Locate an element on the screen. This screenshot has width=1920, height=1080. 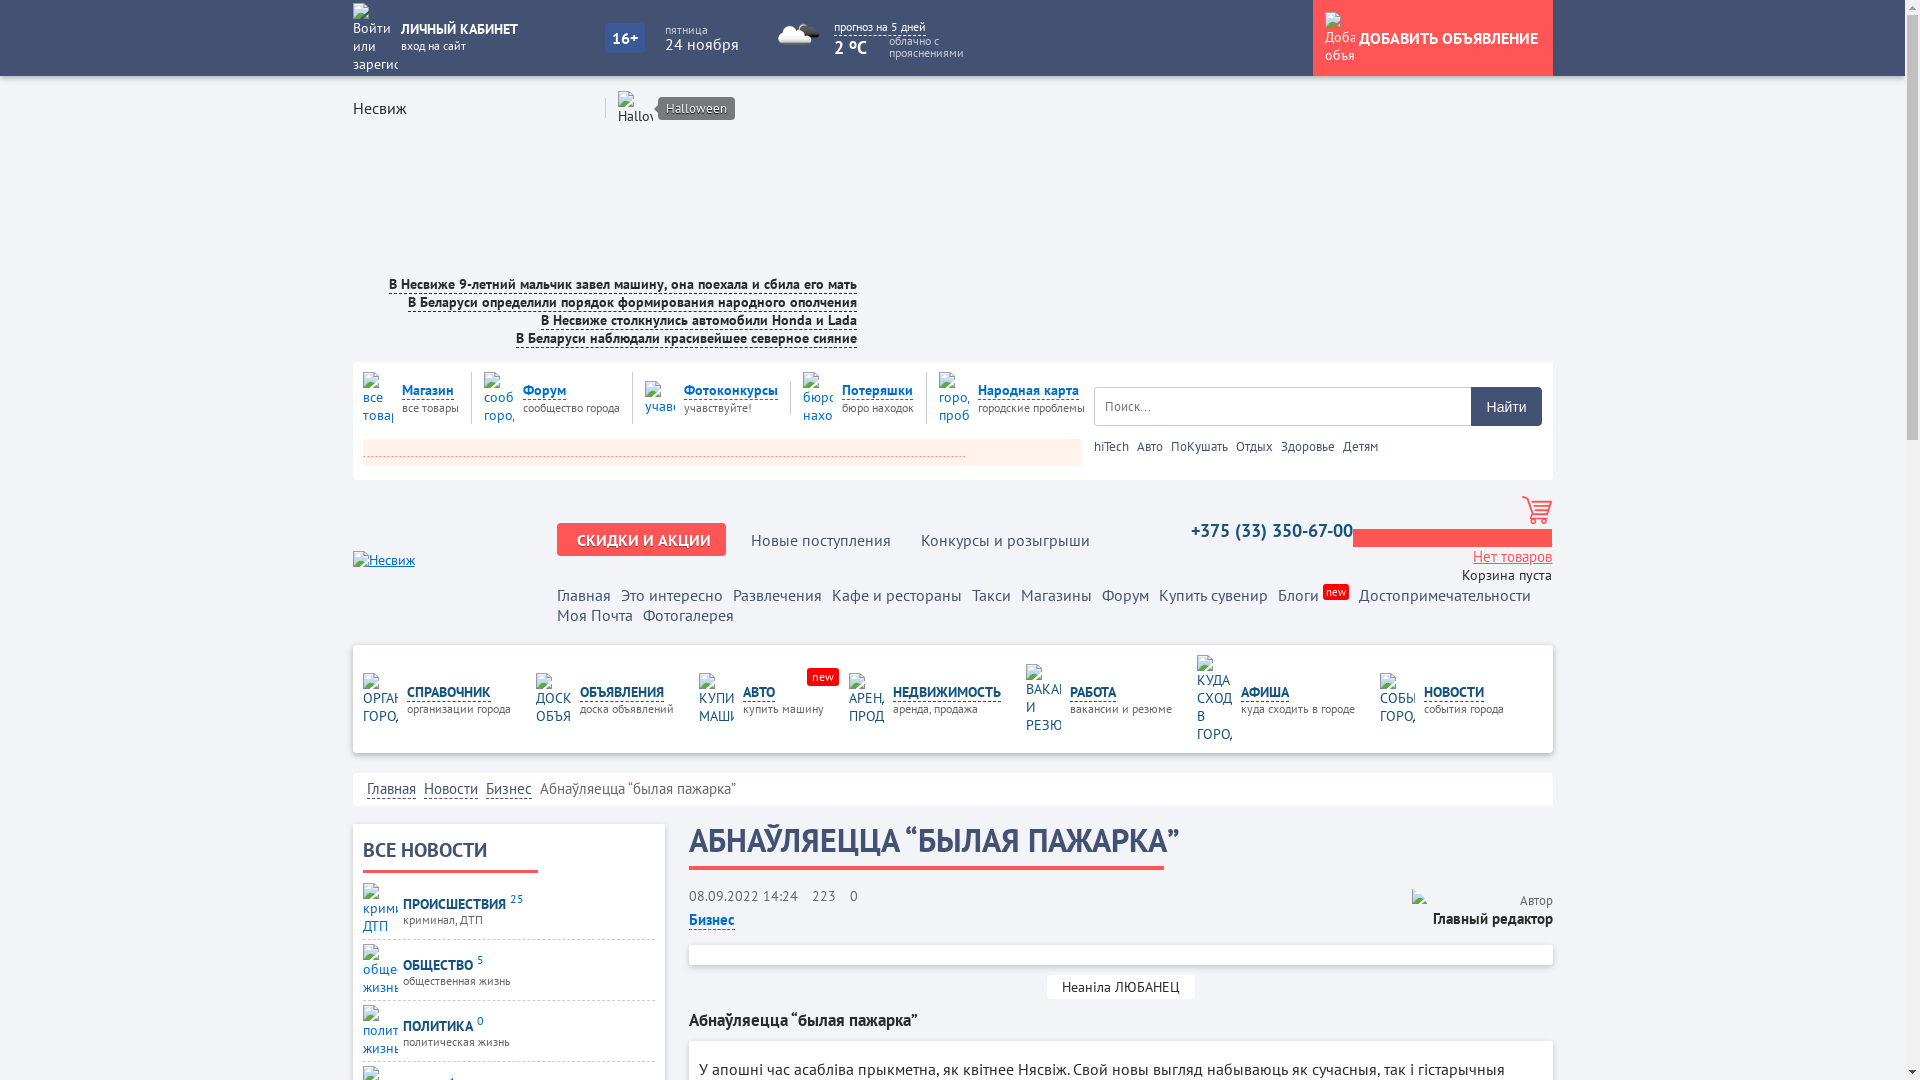
'Halloween' is located at coordinates (657, 107).